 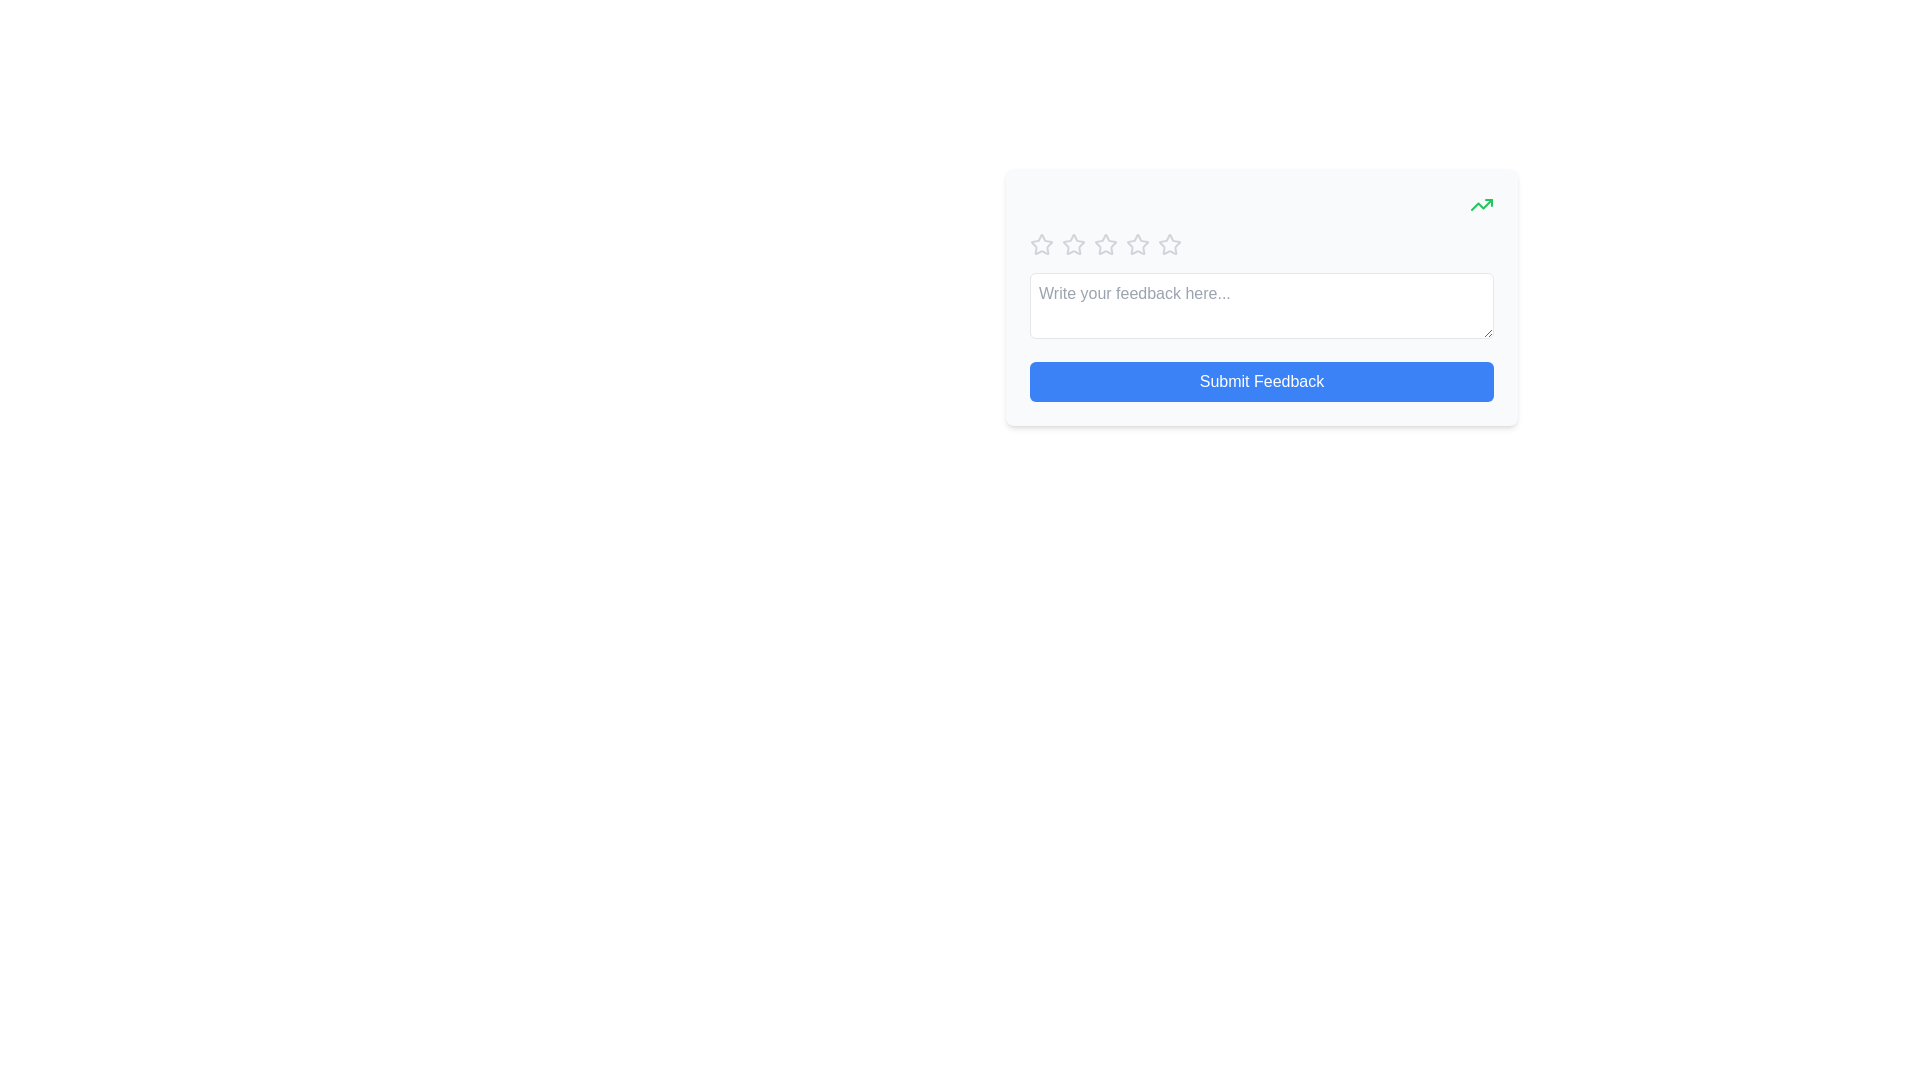 What do you see at coordinates (1137, 243) in the screenshot?
I see `the second star icon in the rating group located at the top-right region of the interface` at bounding box center [1137, 243].